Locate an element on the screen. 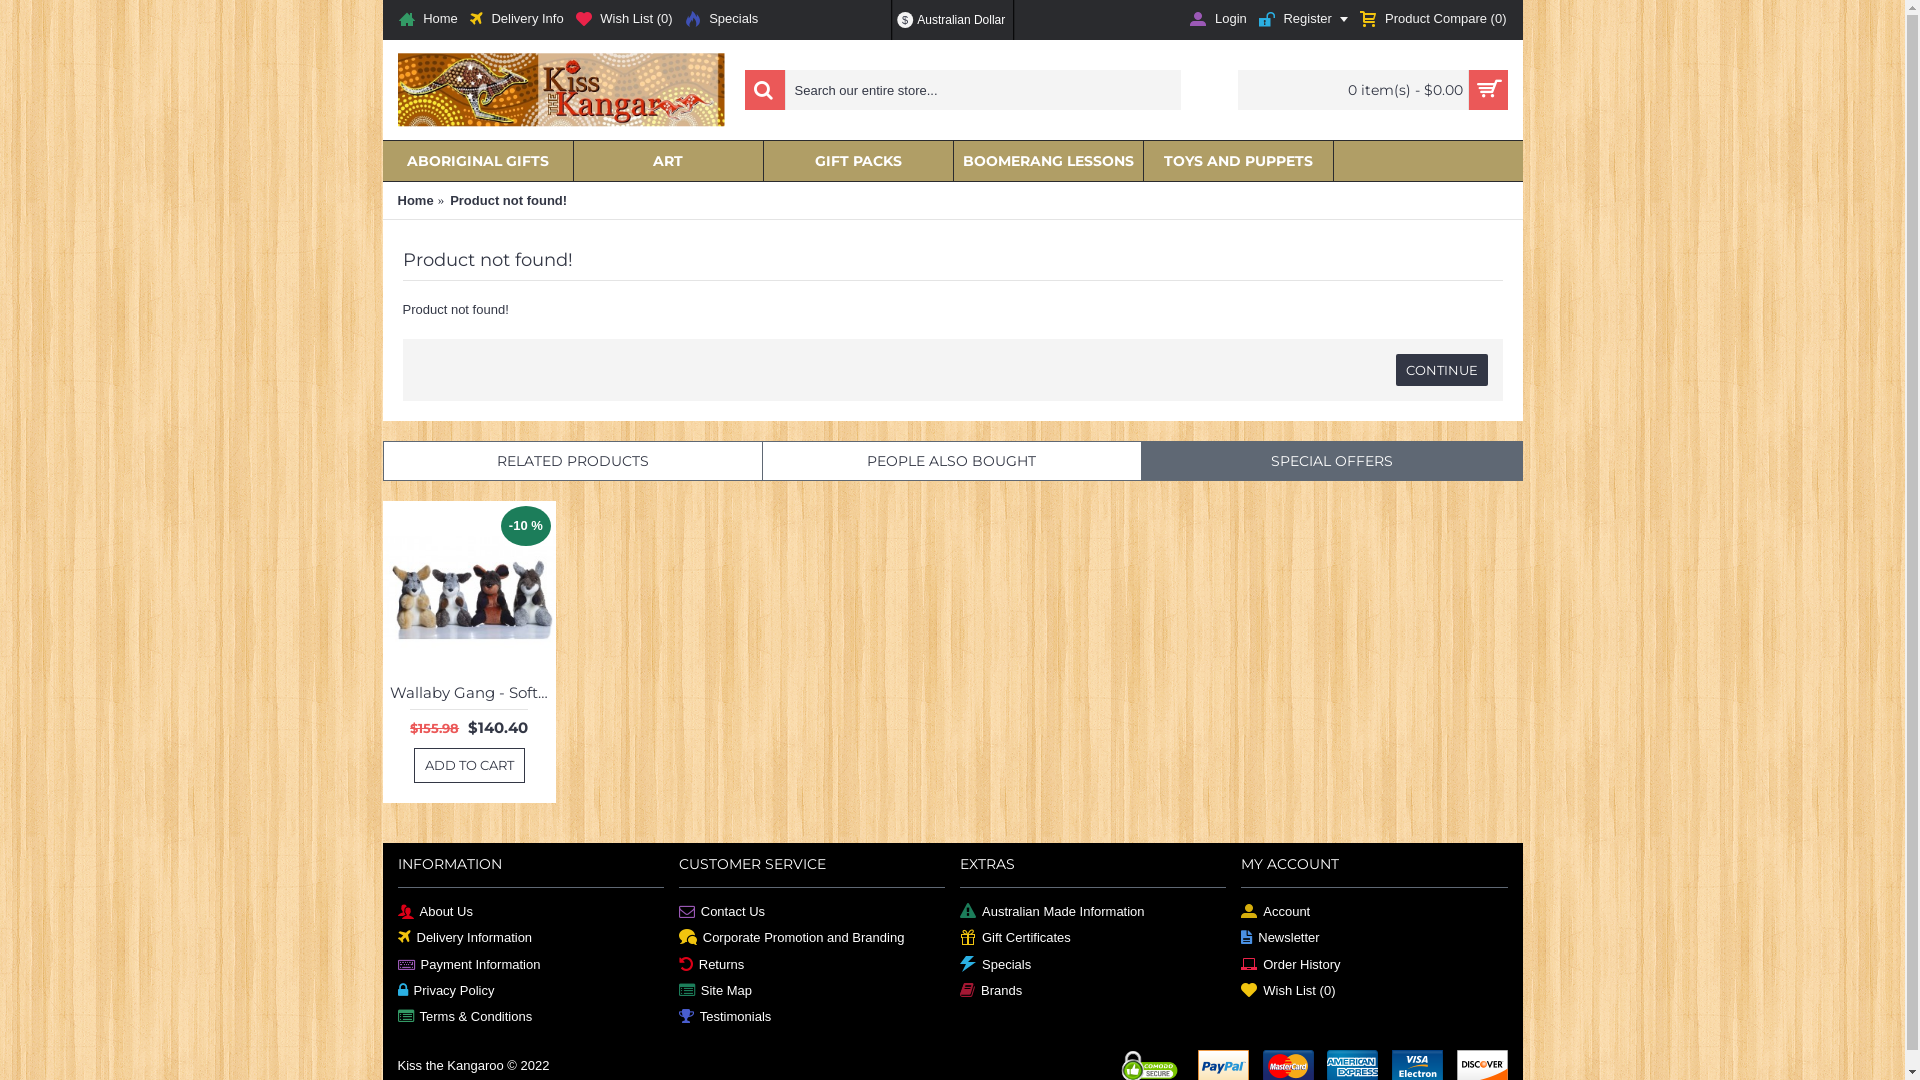 This screenshot has width=1920, height=1080. 'Corporate Promotion and Branding' is located at coordinates (811, 937).